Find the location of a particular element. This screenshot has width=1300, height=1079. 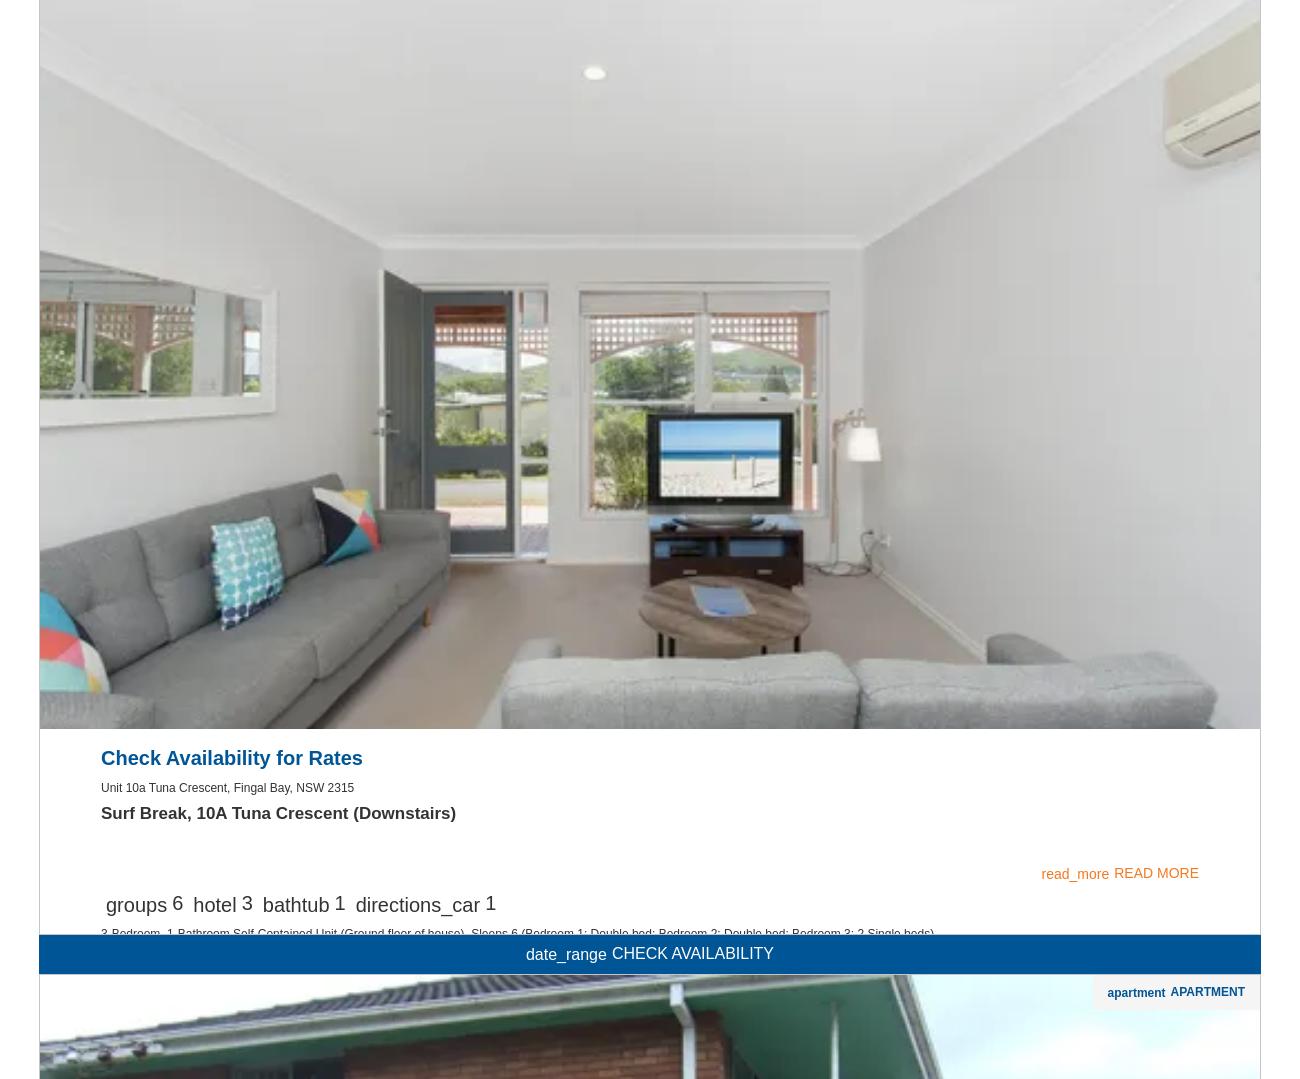

'Apartment Features' is located at coordinates (216, 235).